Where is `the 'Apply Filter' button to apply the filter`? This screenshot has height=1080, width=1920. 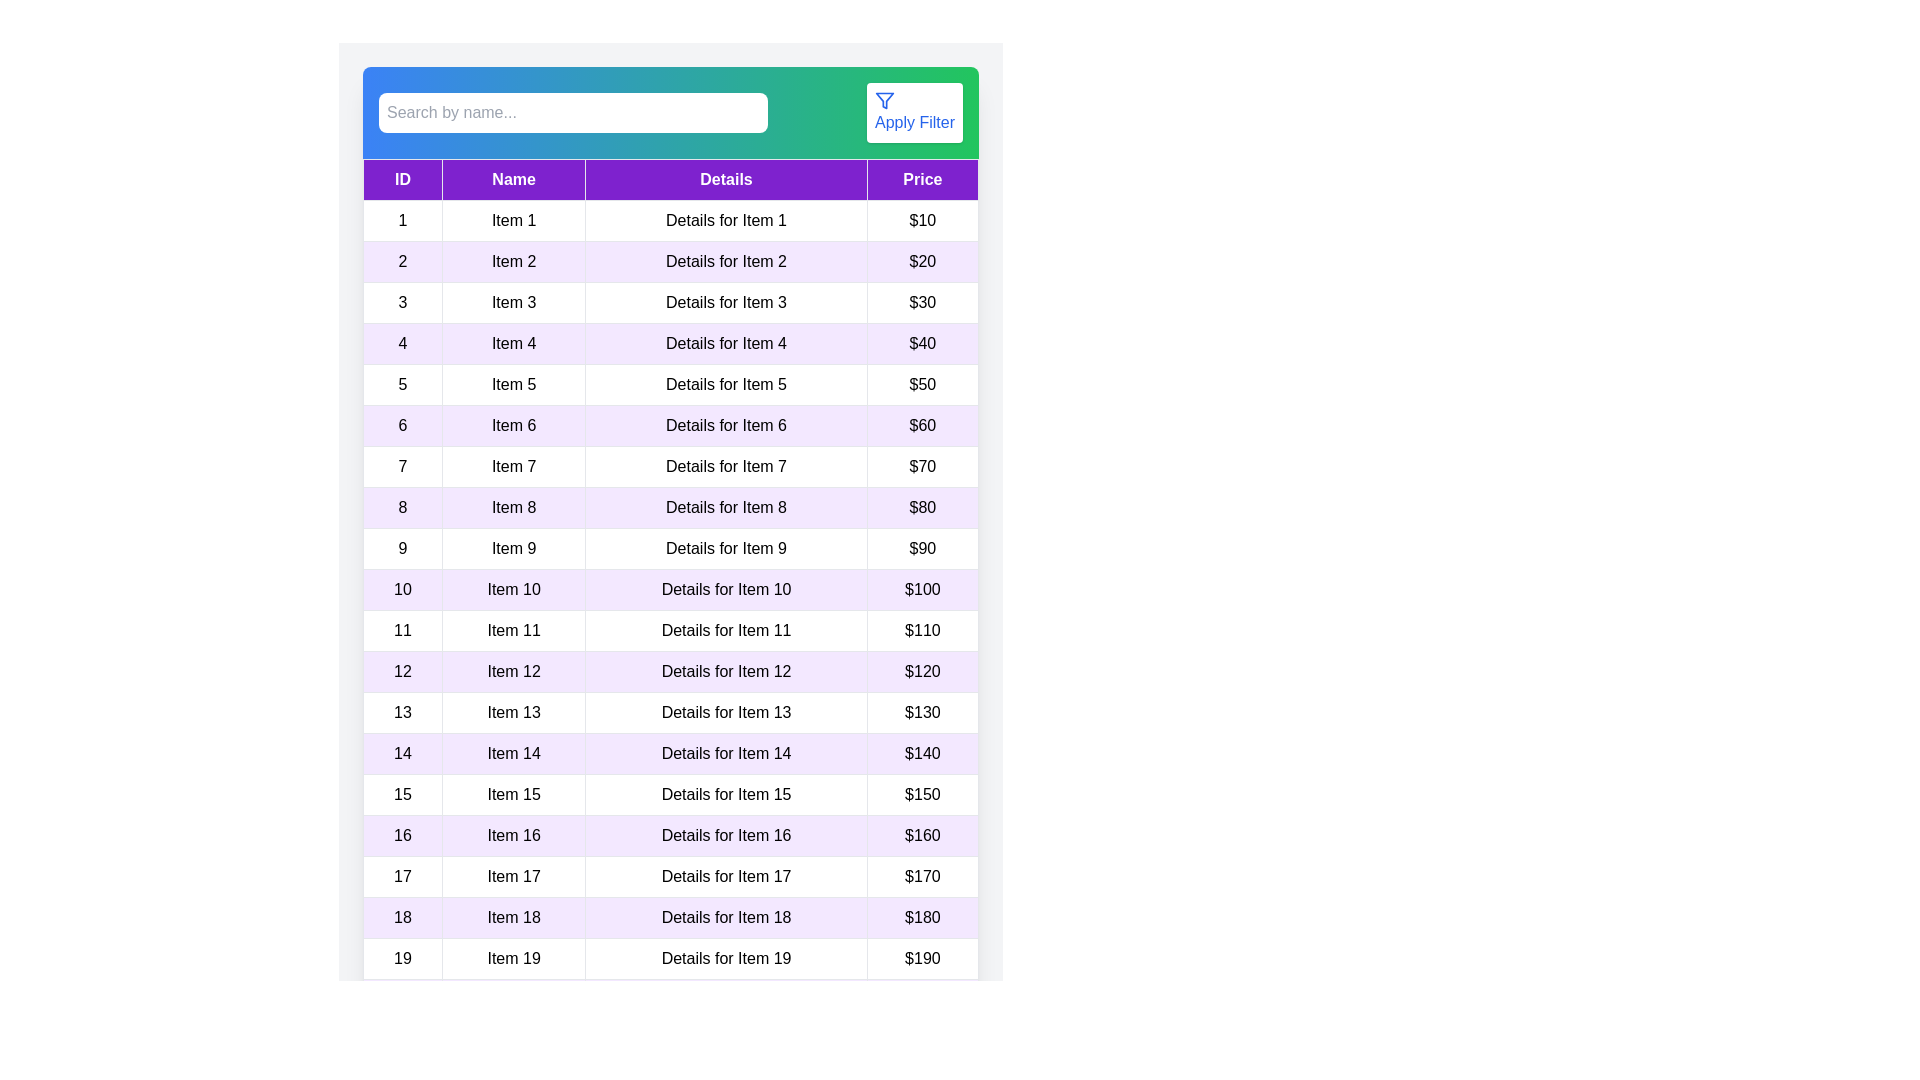
the 'Apply Filter' button to apply the filter is located at coordinates (914, 112).